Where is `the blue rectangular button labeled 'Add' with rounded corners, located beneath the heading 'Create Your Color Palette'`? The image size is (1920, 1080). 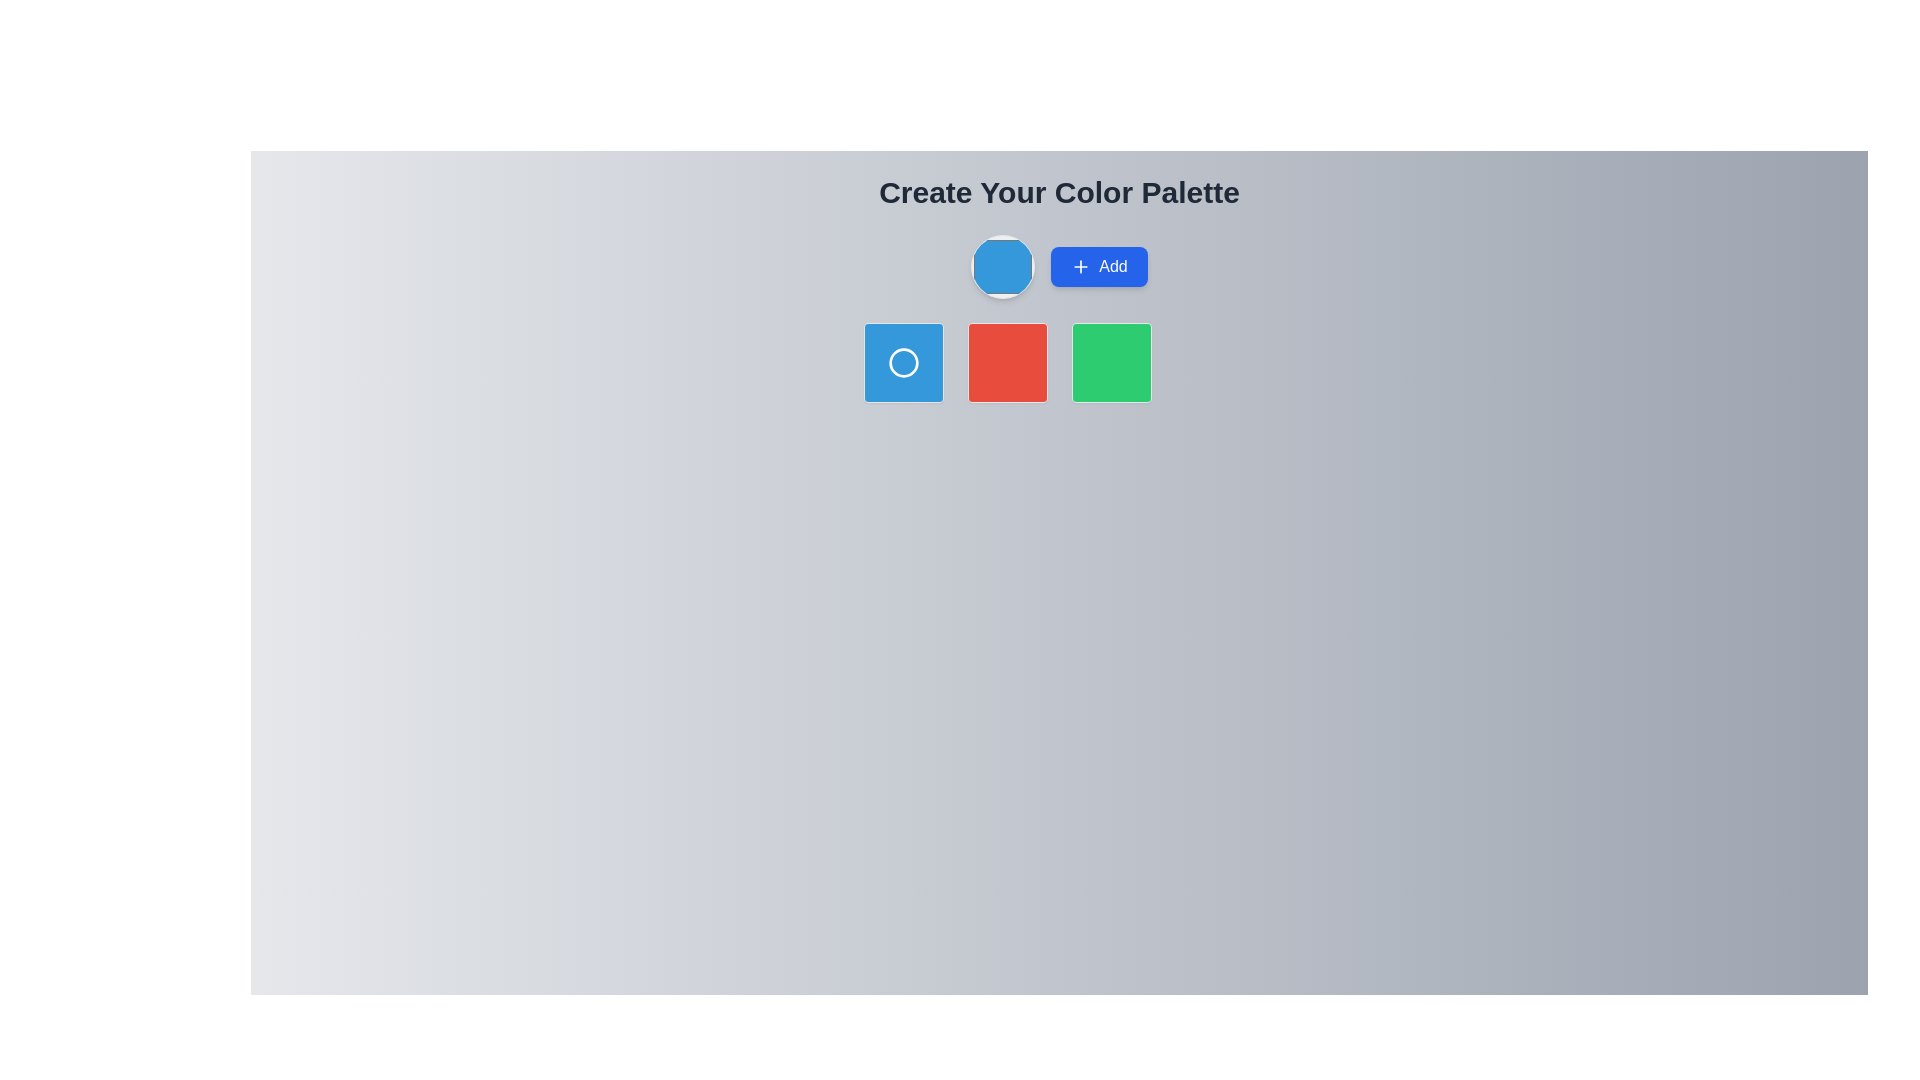
the blue rectangular button labeled 'Add' with rounded corners, located beneath the heading 'Create Your Color Palette' is located at coordinates (1058, 265).